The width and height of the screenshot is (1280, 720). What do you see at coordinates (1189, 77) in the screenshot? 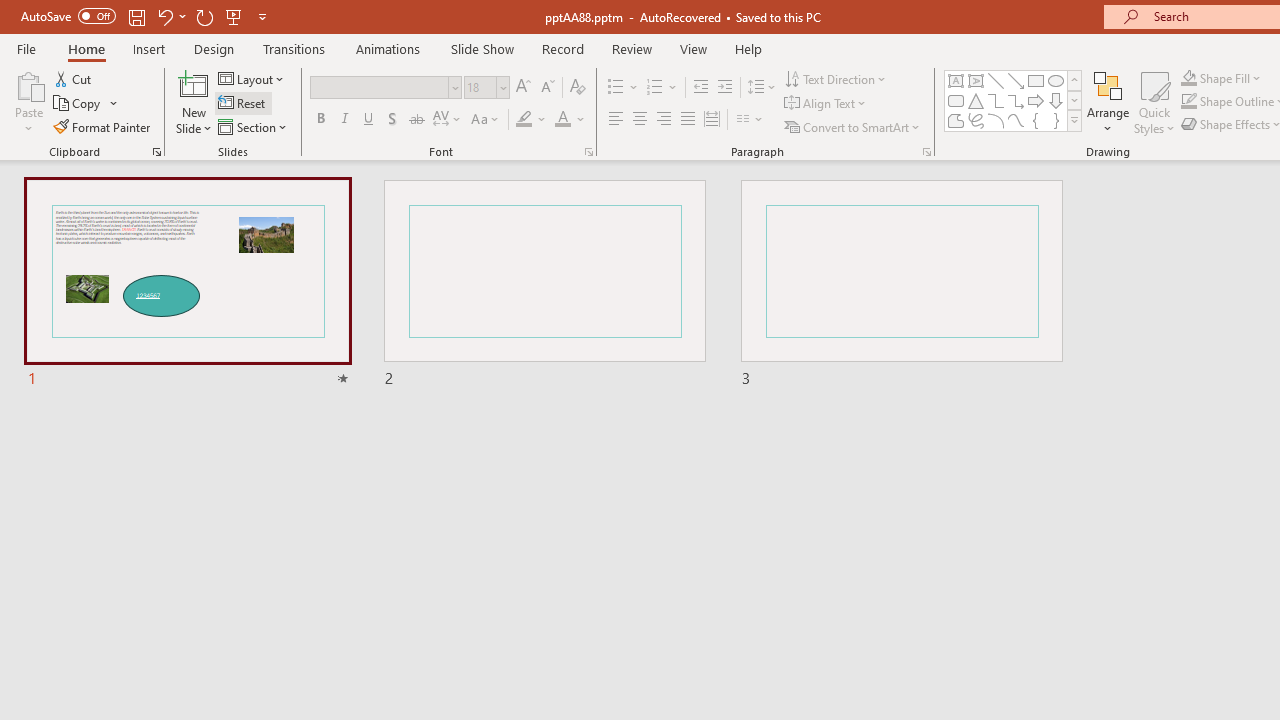
I see `'Shape Fill Aqua, Accent 2'` at bounding box center [1189, 77].